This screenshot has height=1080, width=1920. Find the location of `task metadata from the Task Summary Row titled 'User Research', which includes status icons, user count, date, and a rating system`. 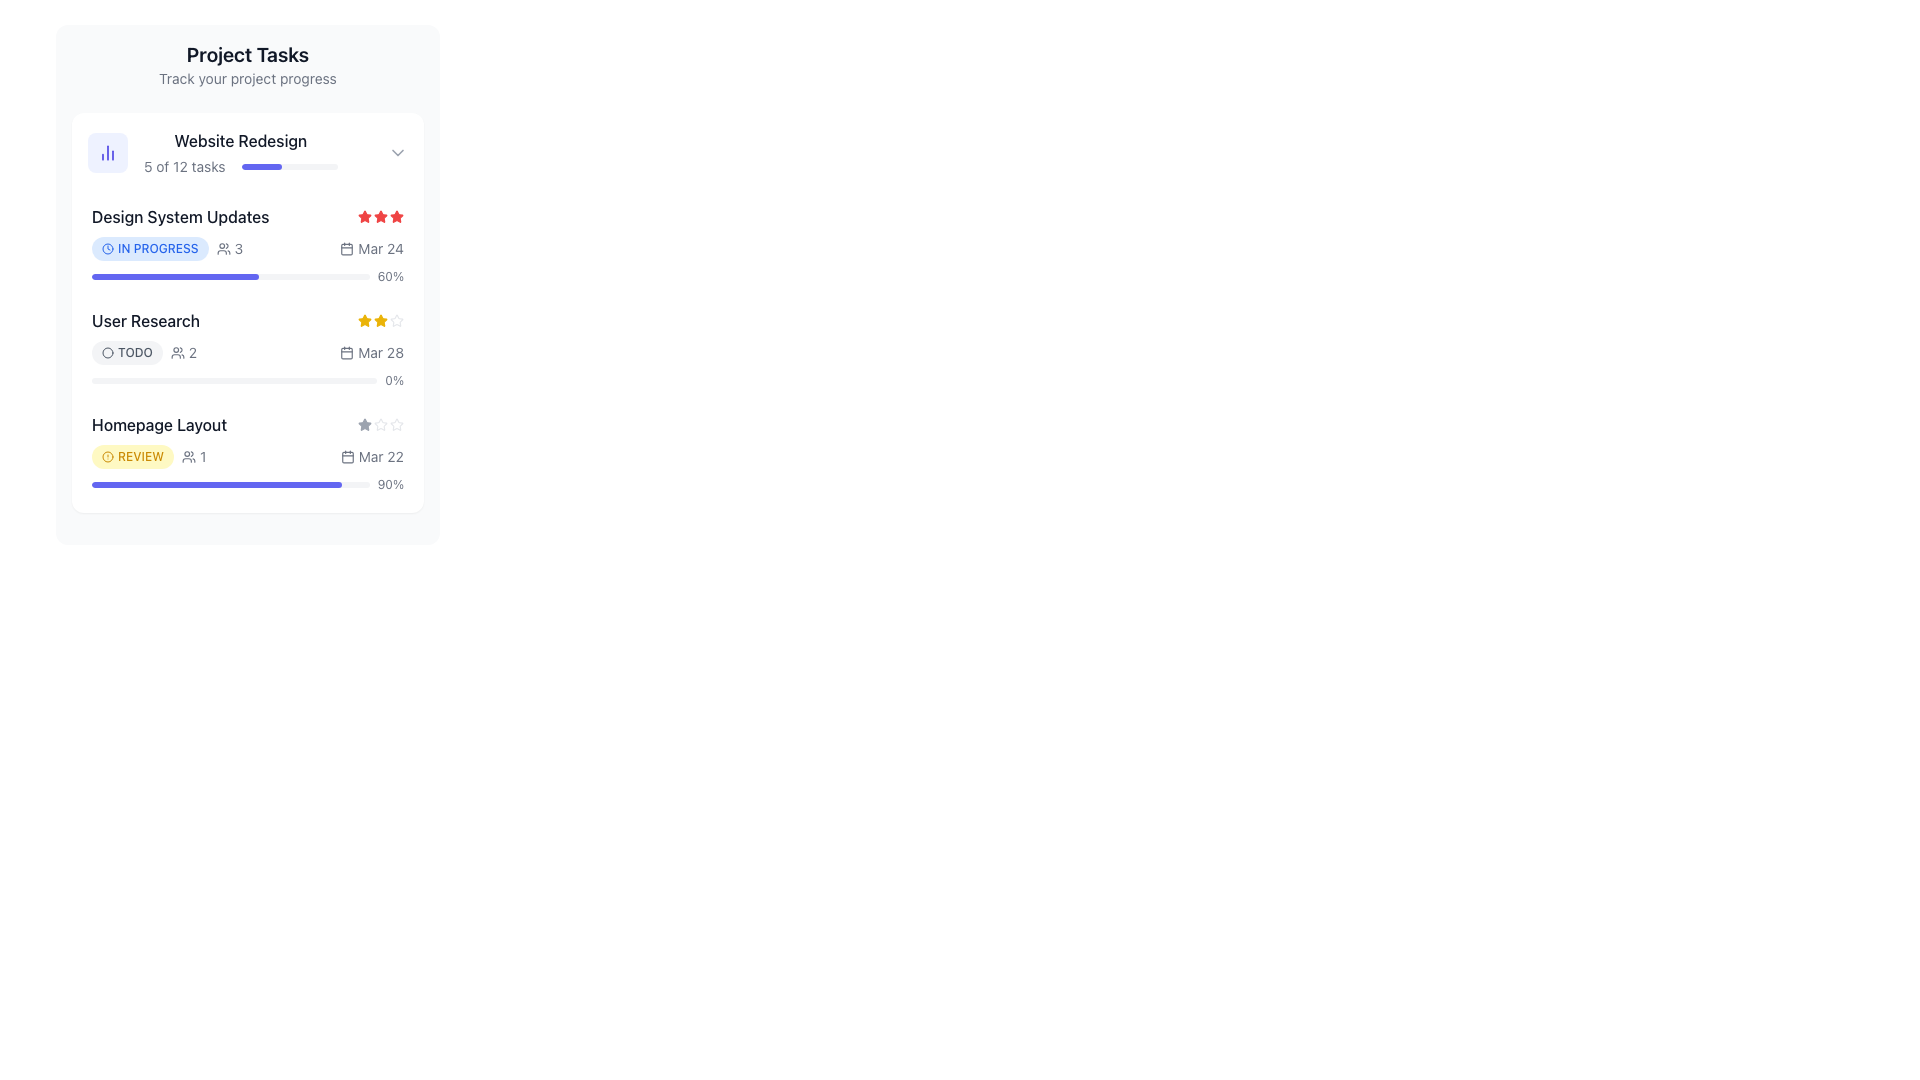

task metadata from the Task Summary Row titled 'User Research', which includes status icons, user count, date, and a rating system is located at coordinates (247, 347).